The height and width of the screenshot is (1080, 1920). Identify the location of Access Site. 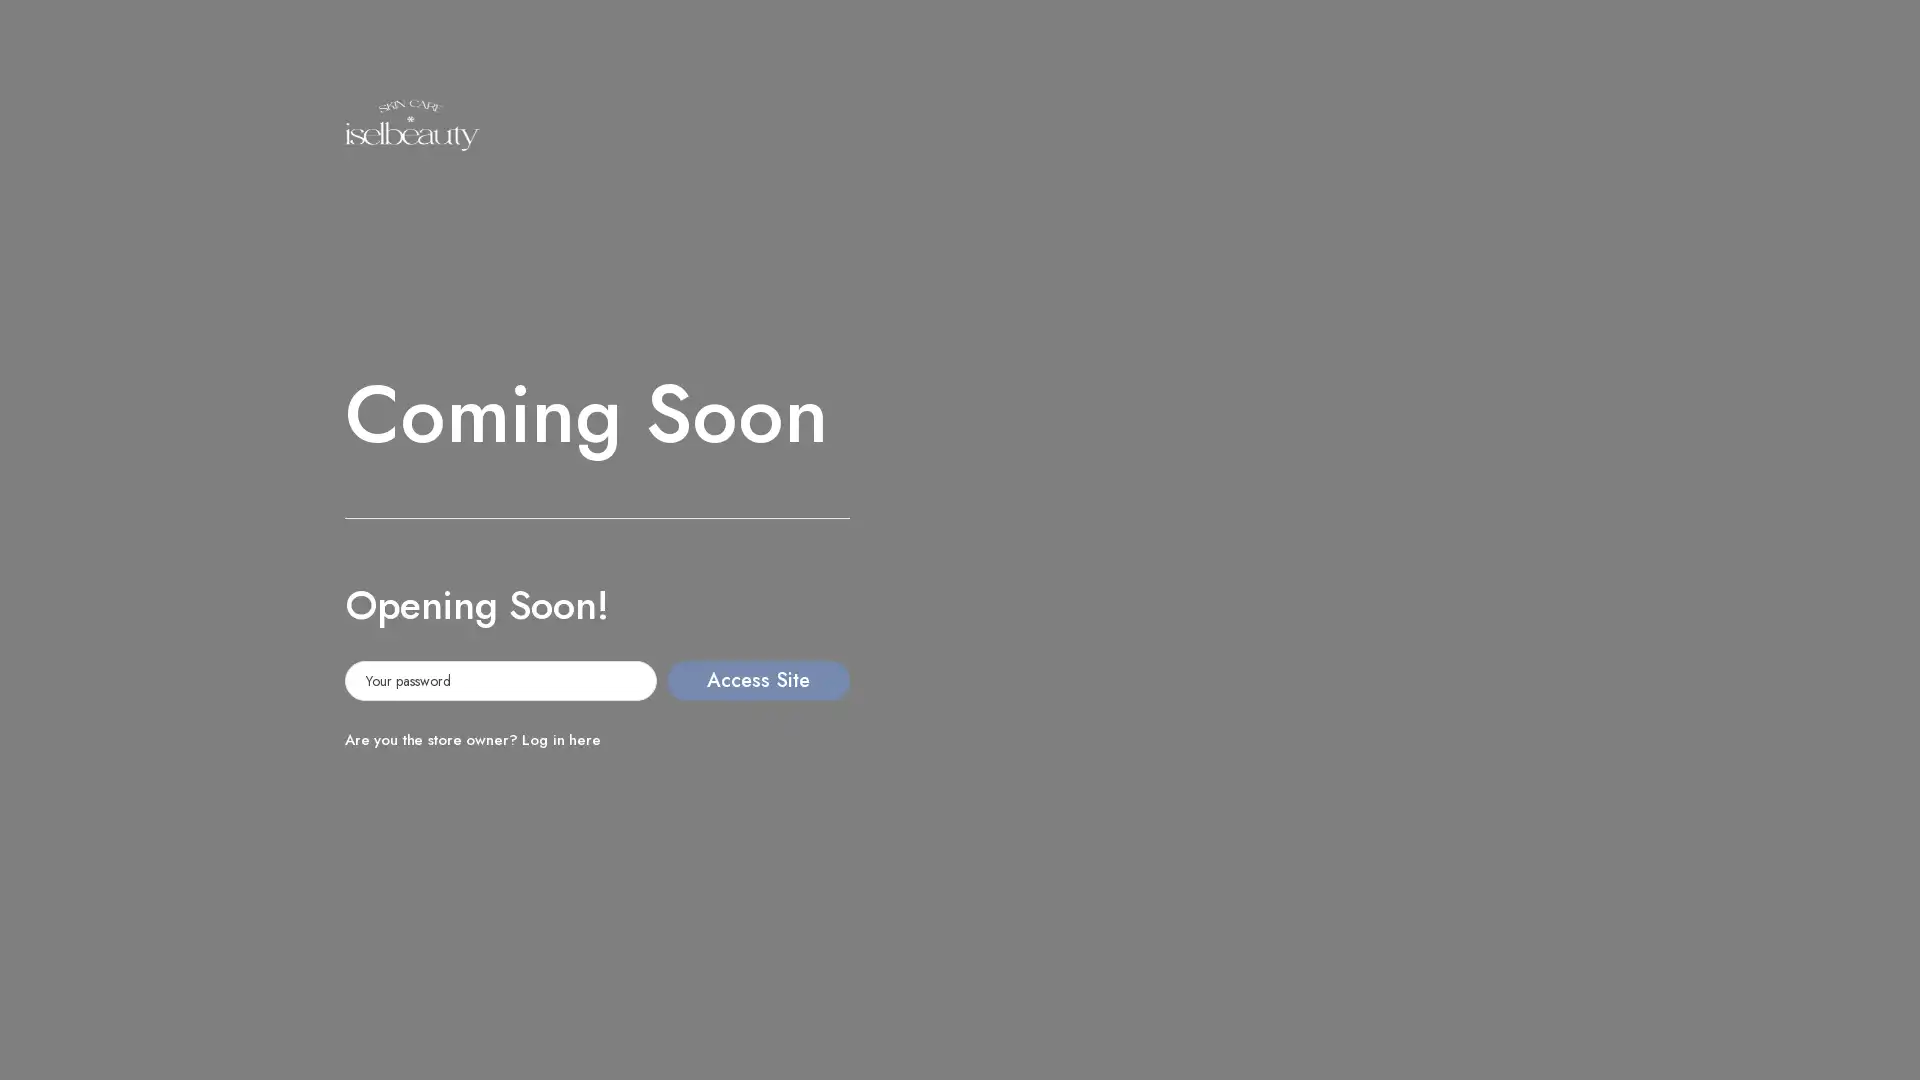
(757, 680).